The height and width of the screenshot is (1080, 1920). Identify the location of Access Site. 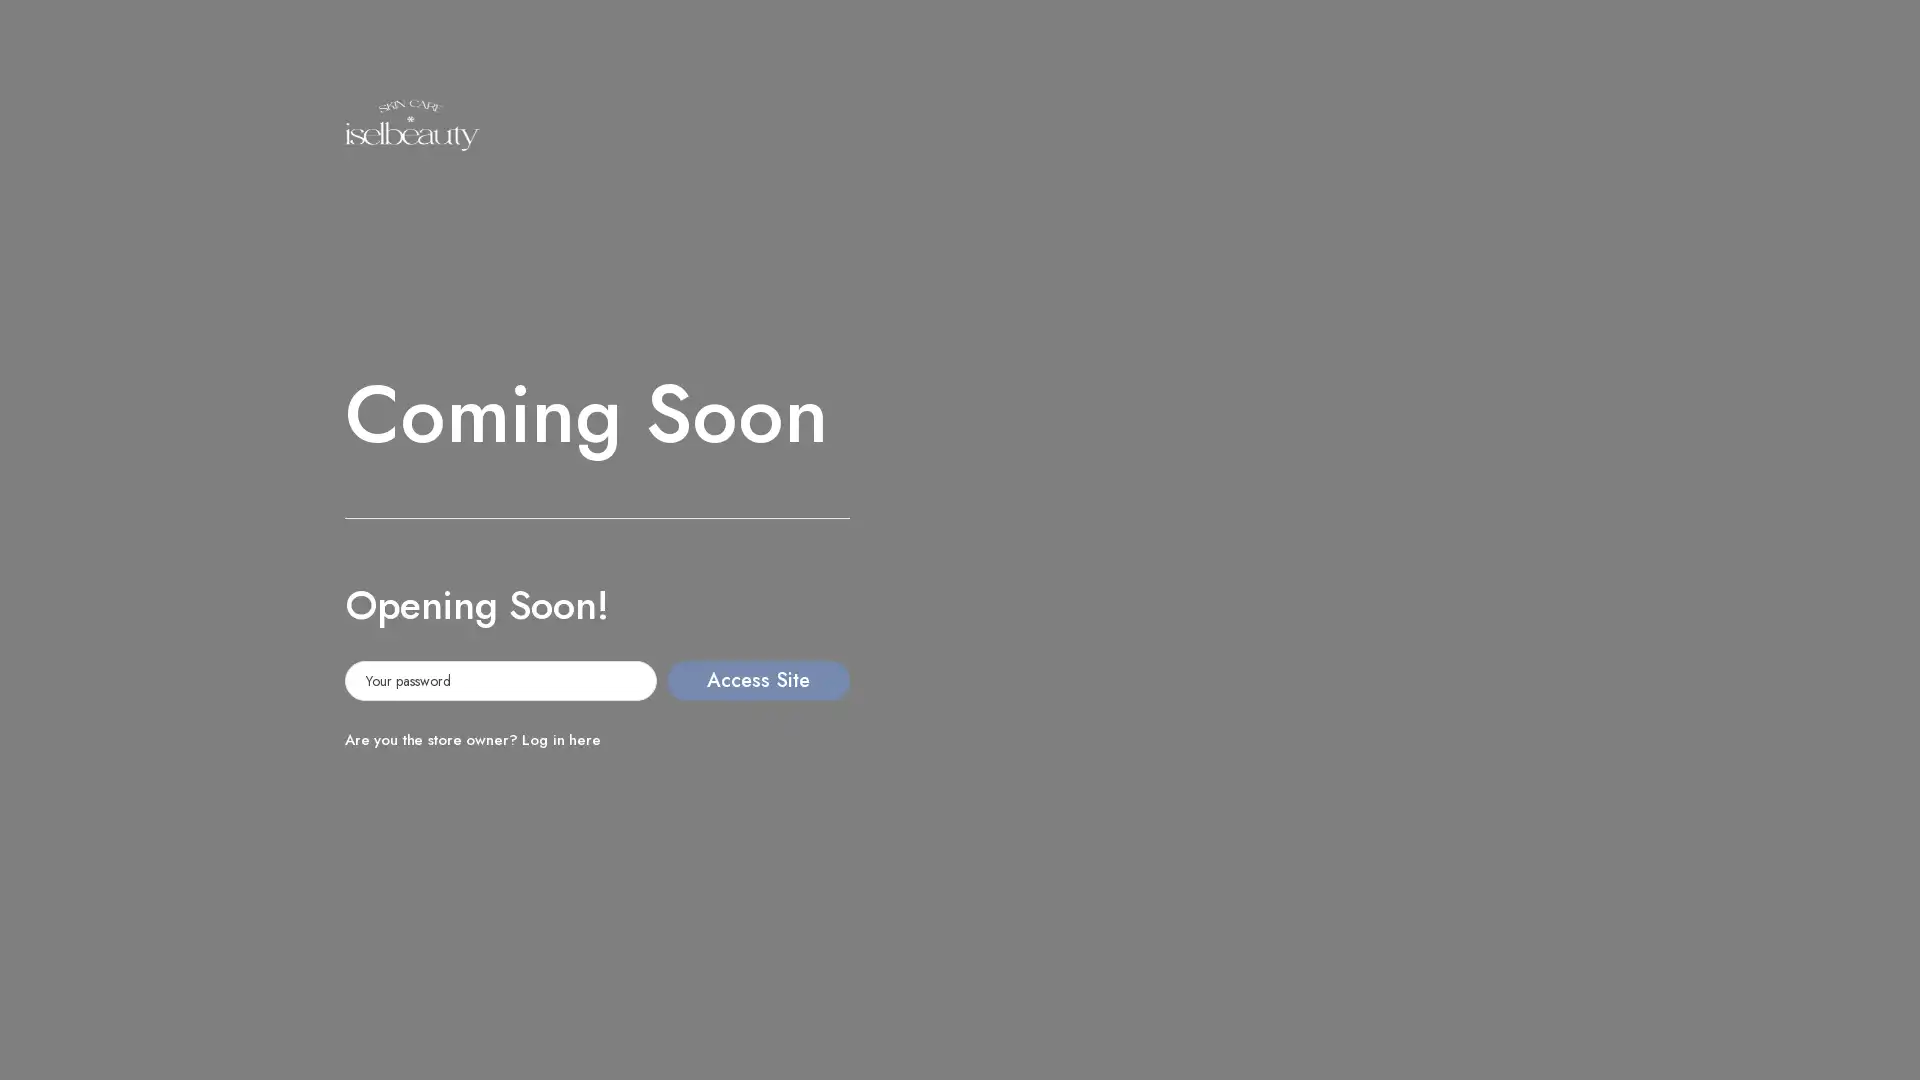
(757, 680).